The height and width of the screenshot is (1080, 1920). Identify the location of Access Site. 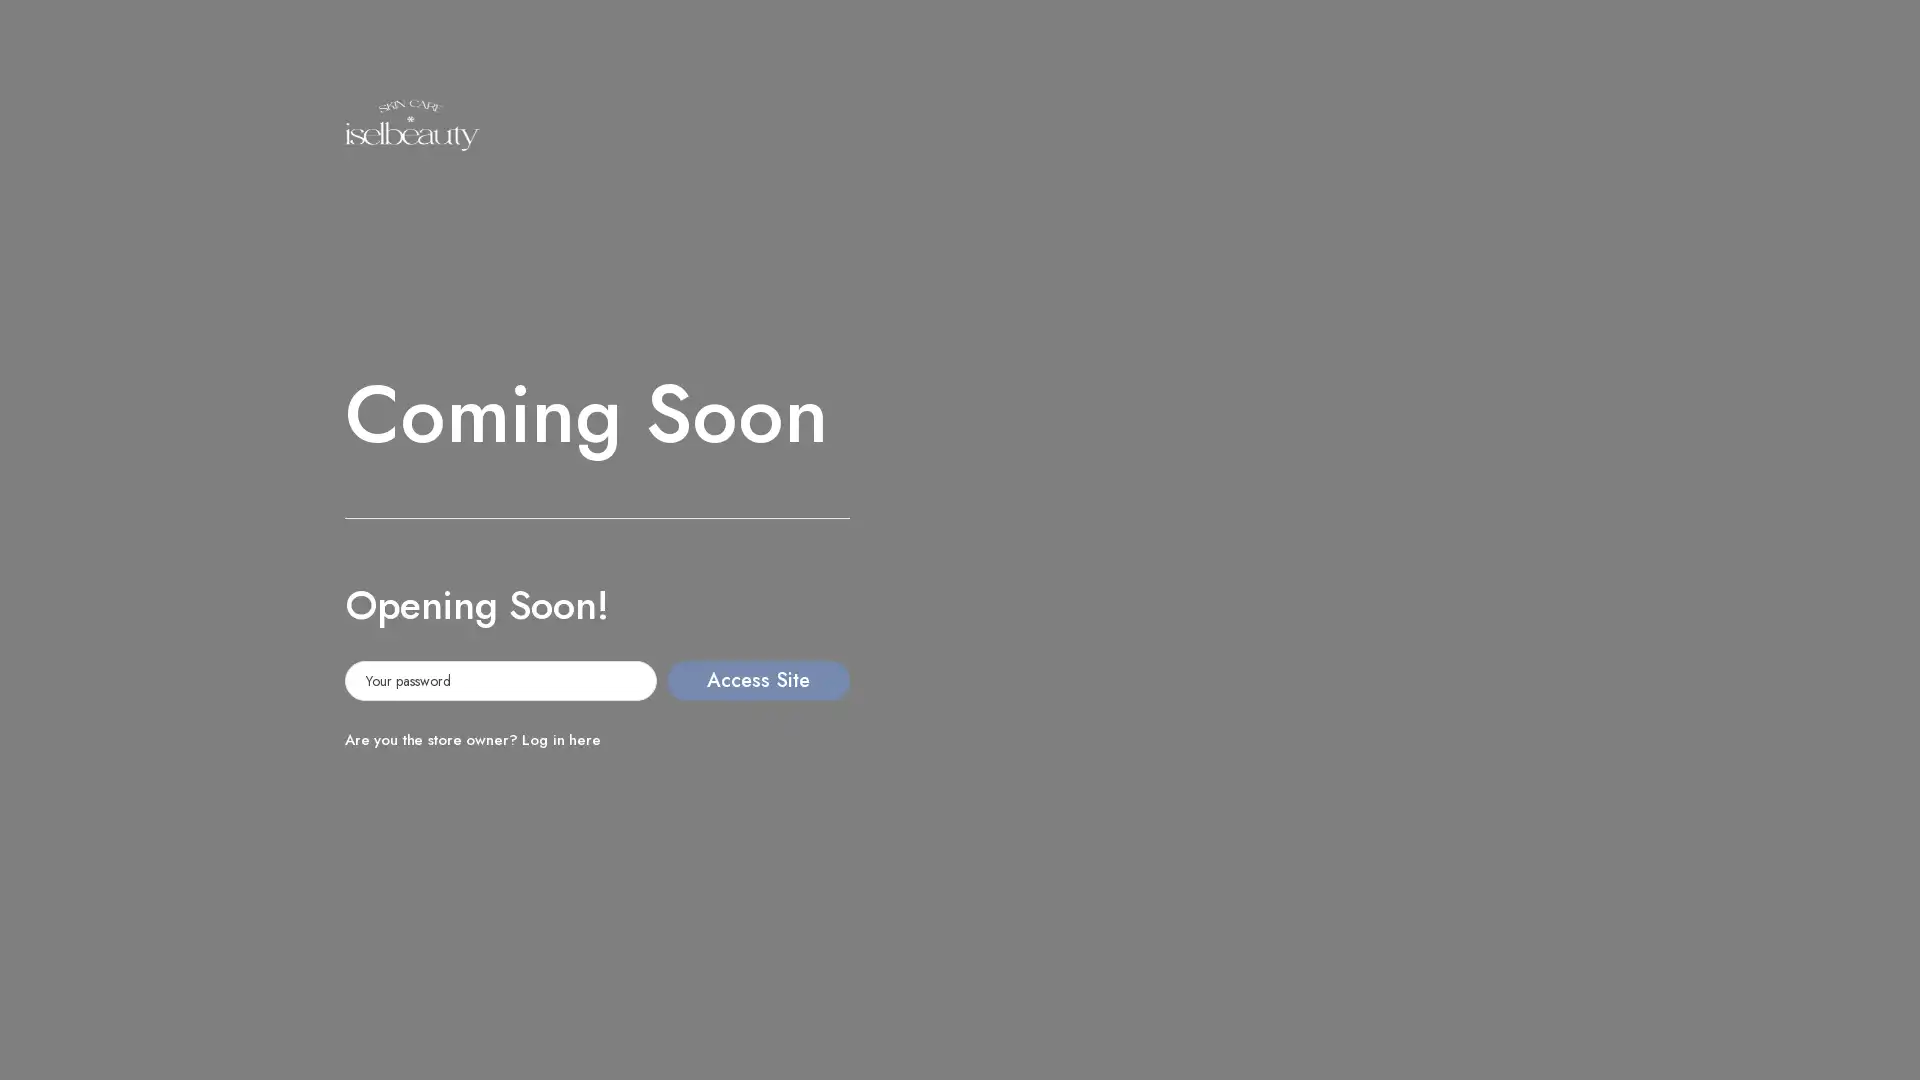
(757, 680).